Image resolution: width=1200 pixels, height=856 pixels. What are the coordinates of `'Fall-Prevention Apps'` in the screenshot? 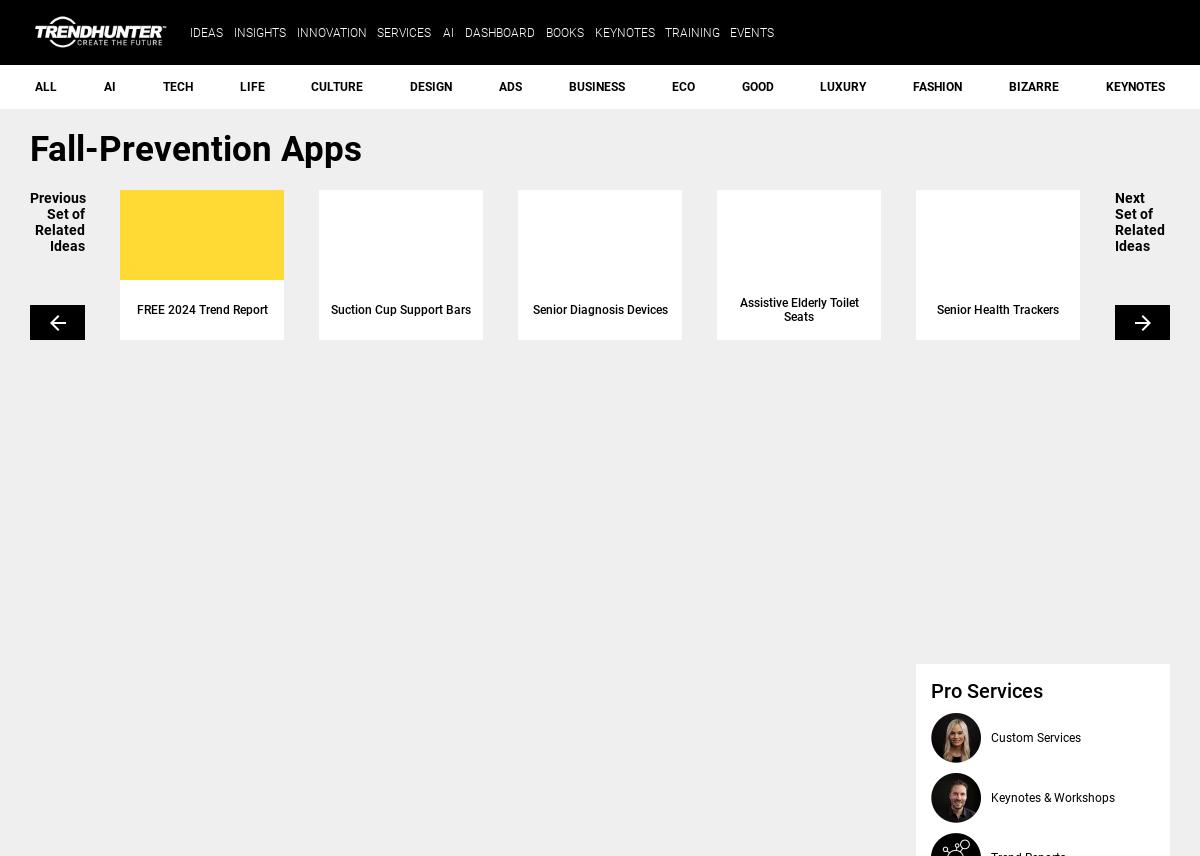 It's located at (194, 149).